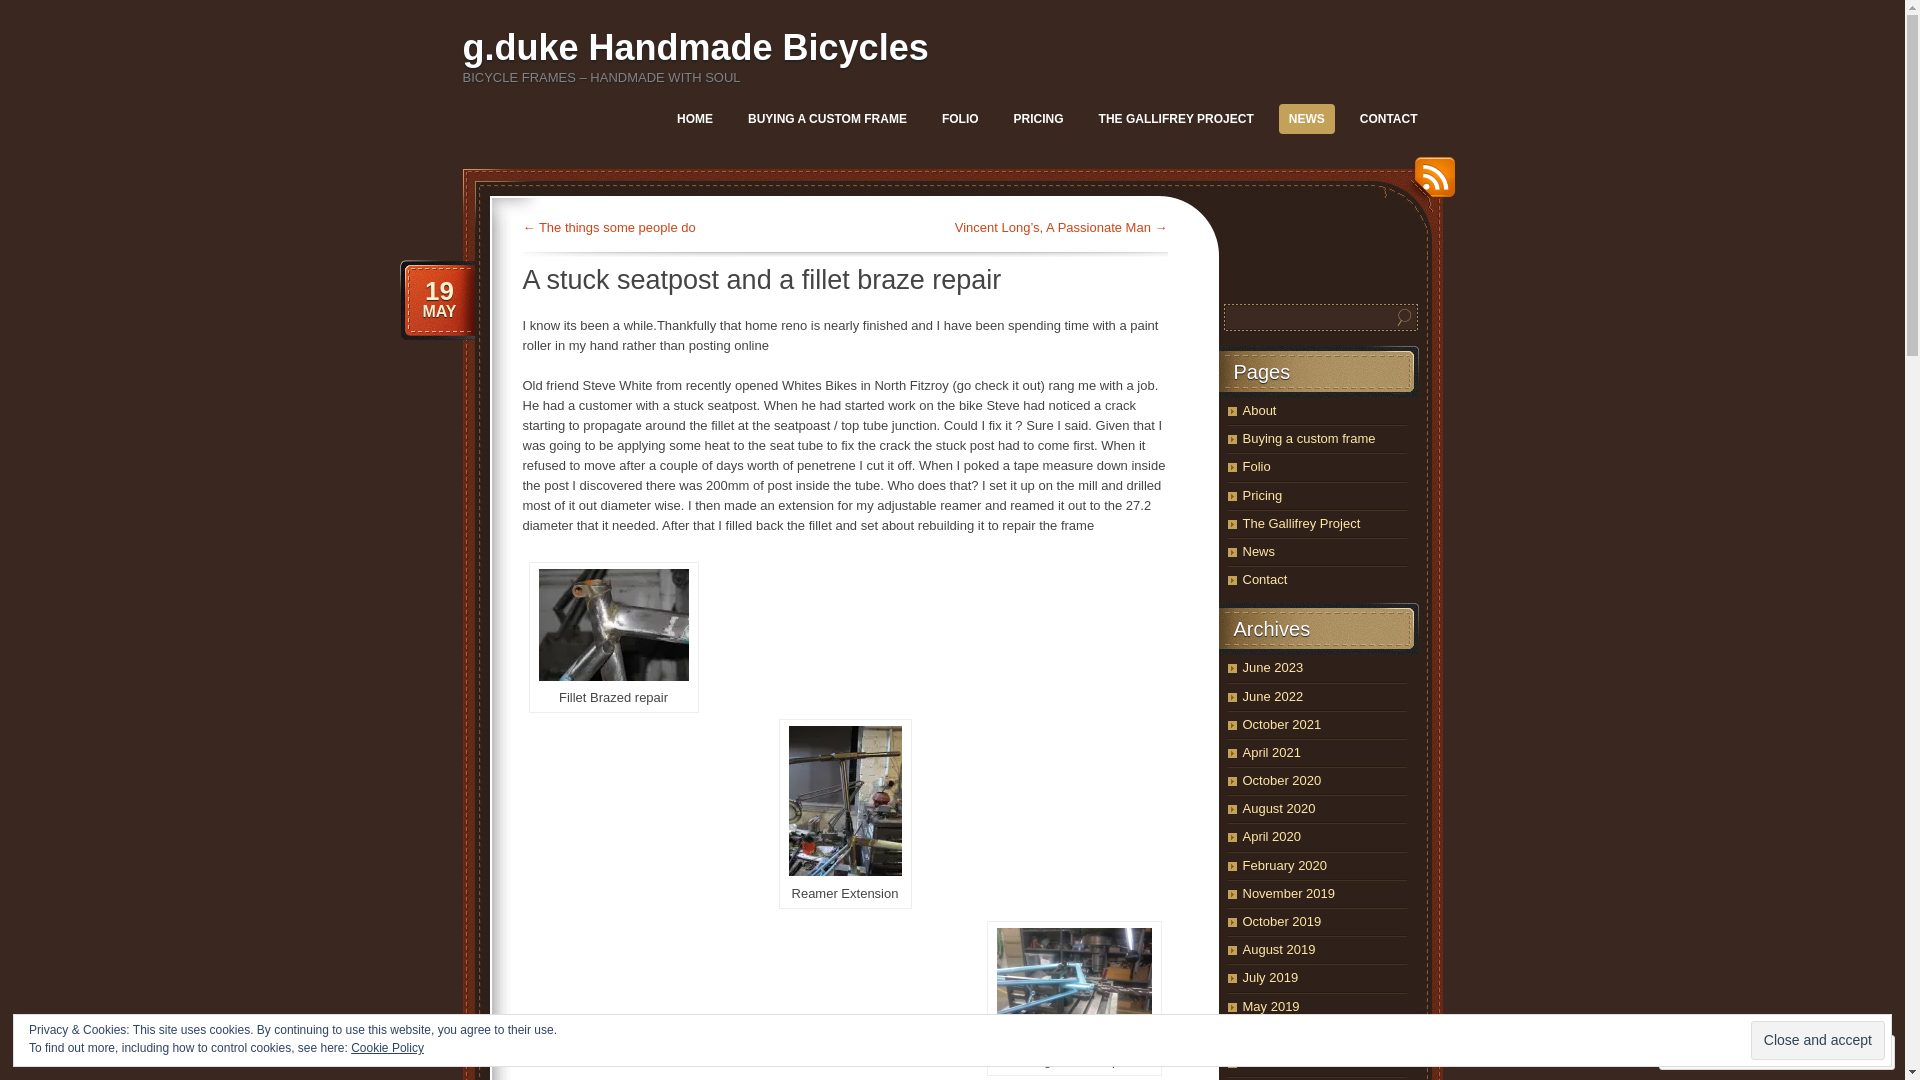 The height and width of the screenshot is (1080, 1920). What do you see at coordinates (1263, 579) in the screenshot?
I see `'Contact'` at bounding box center [1263, 579].